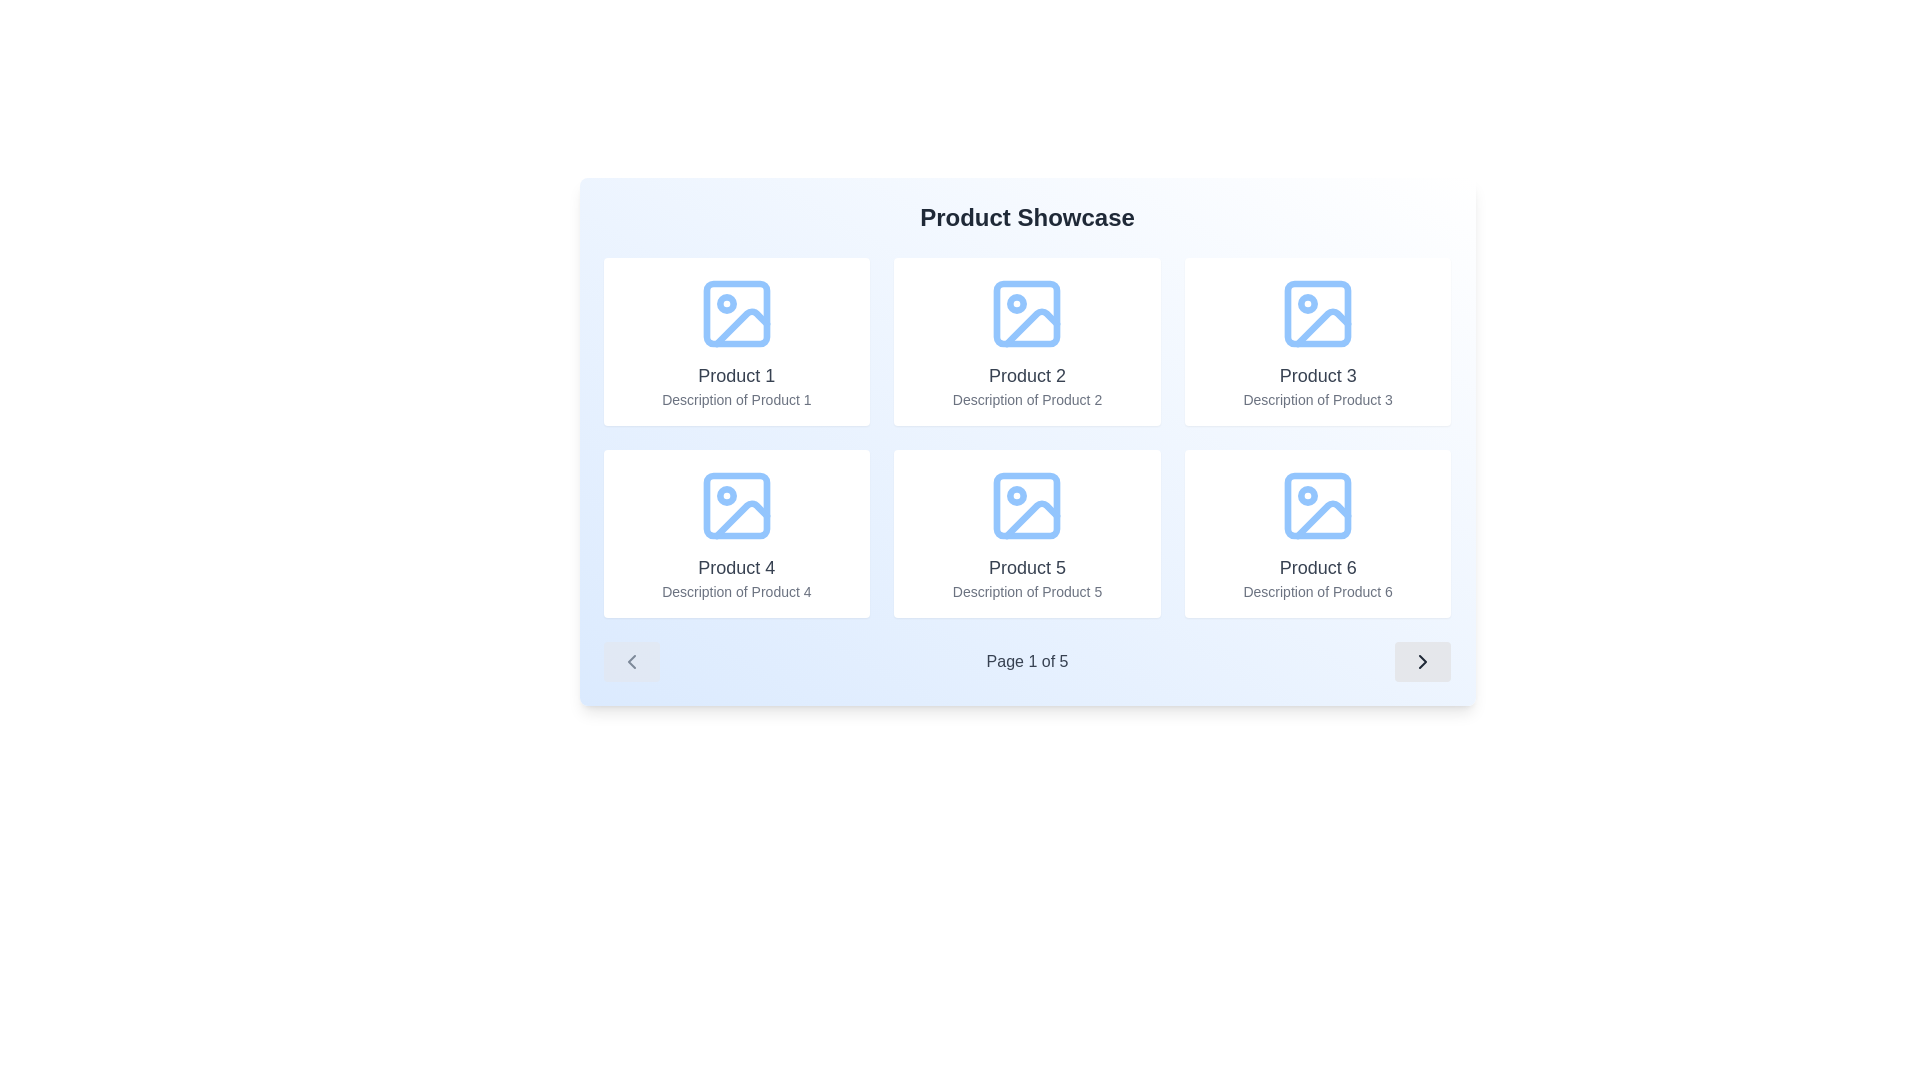 The image size is (1920, 1080). What do you see at coordinates (1318, 313) in the screenshot?
I see `the image placeholder icon that visually represents 'Product 3' in the grid layout by moving the cursor to its center` at bounding box center [1318, 313].